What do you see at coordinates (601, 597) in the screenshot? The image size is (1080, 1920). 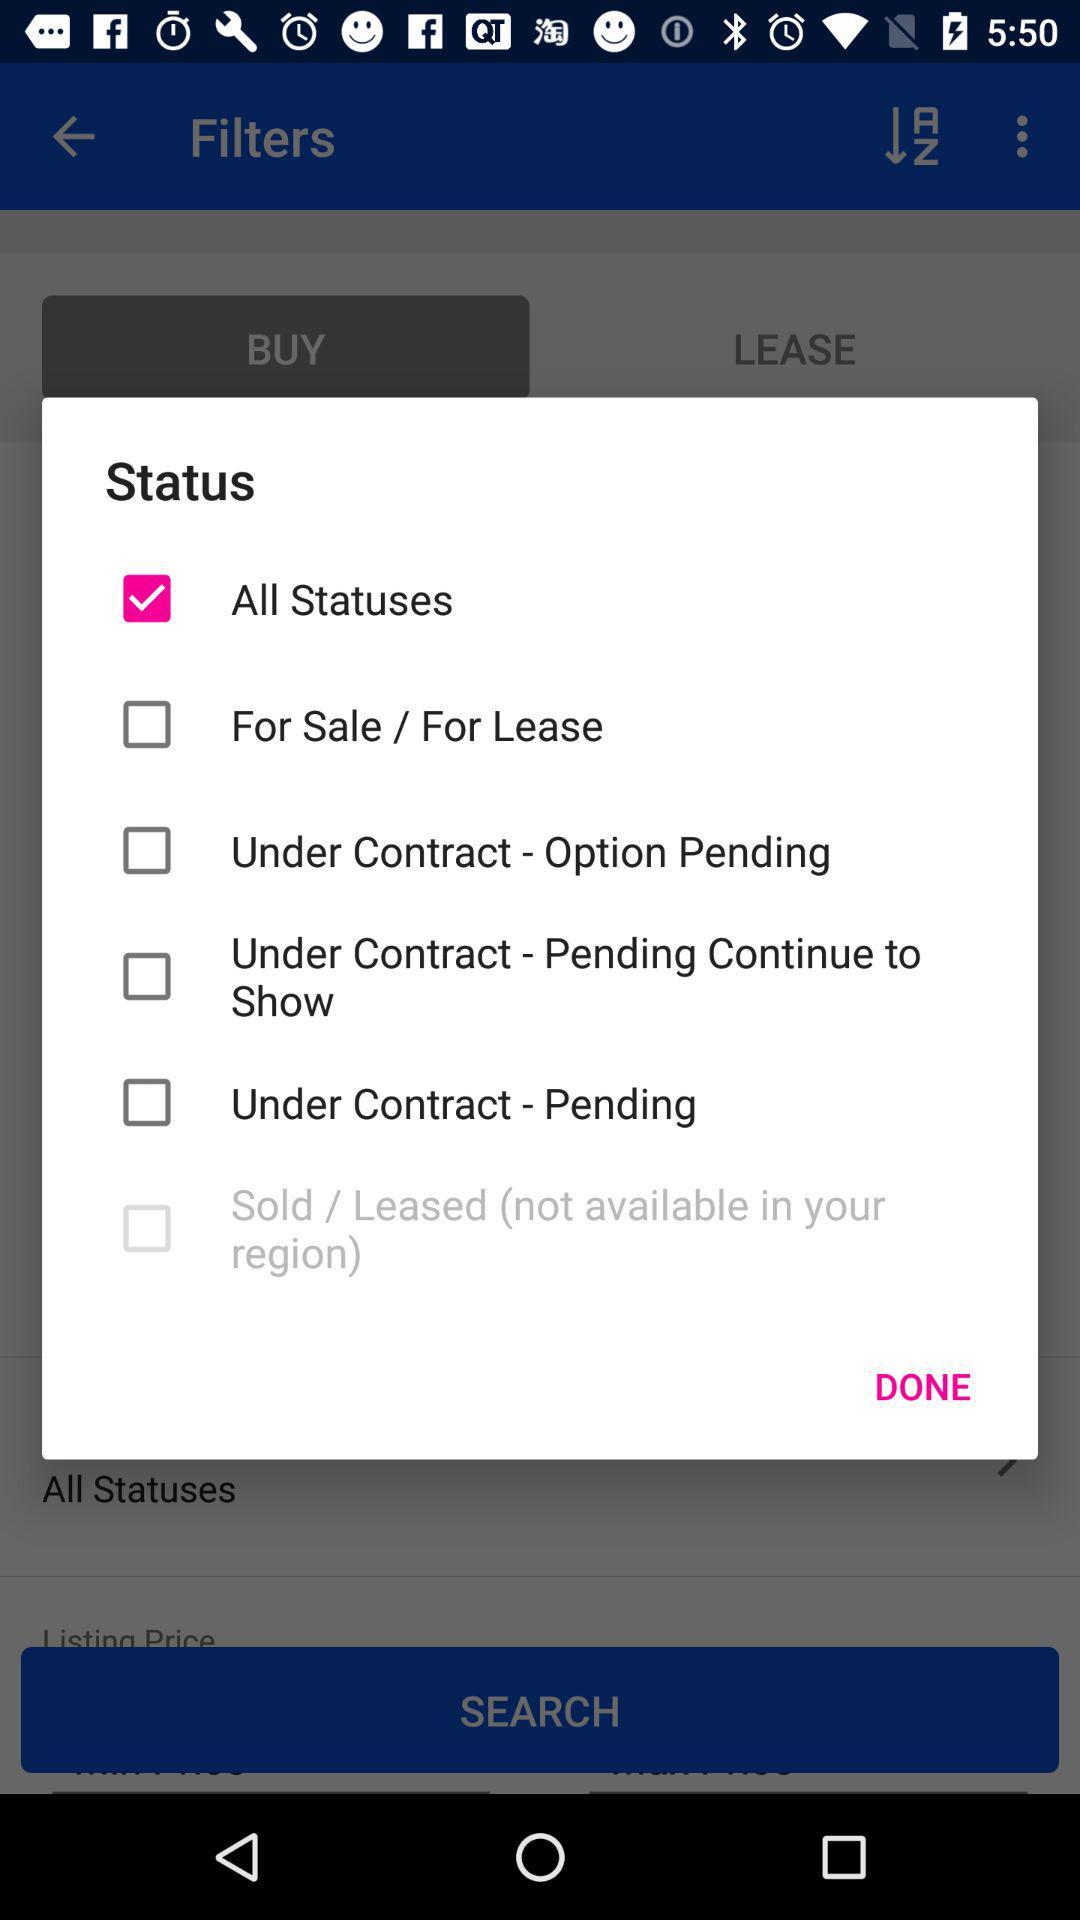 I see `the icon below the status icon` at bounding box center [601, 597].